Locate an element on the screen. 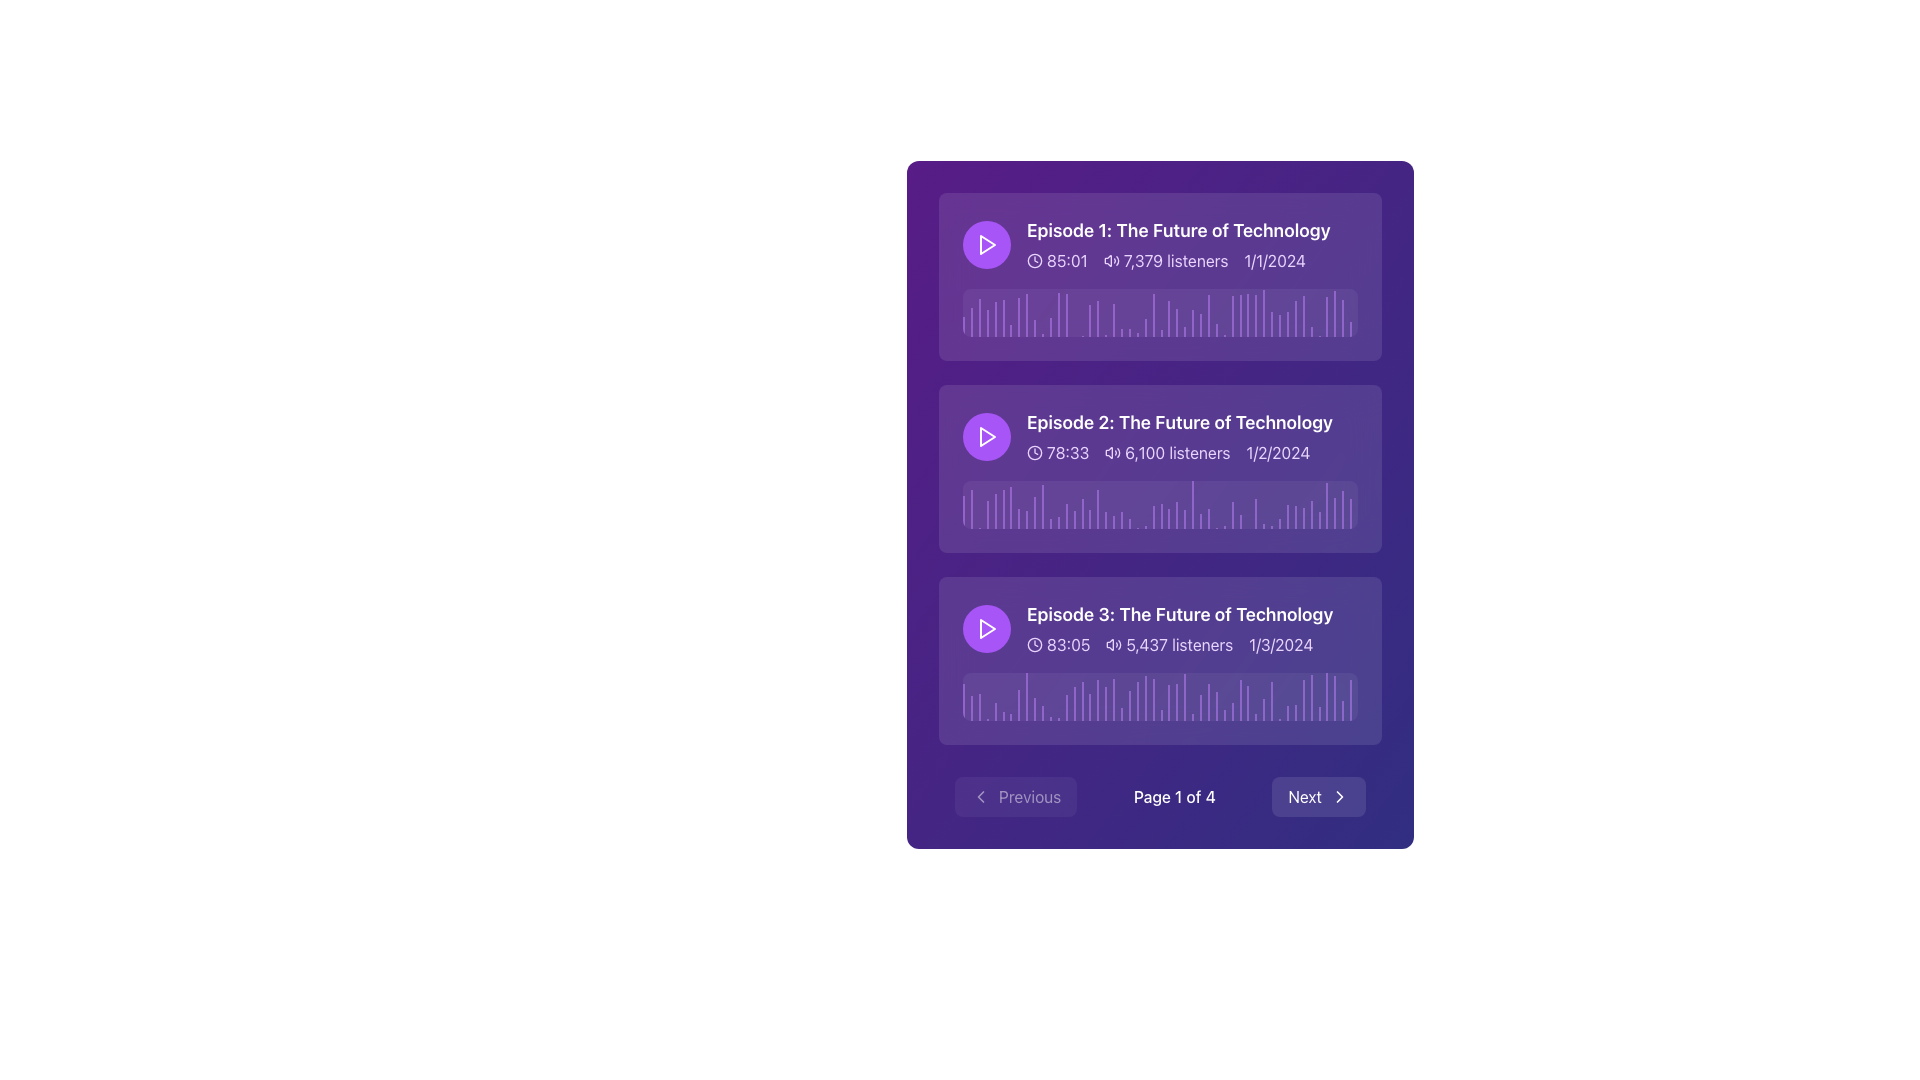 Image resolution: width=1920 pixels, height=1080 pixels. the Progress Indicator, a small vertical rectangle with a purple hue and slight transparency, marking a specific part of the waveform under 'Episode 1: The Future of Technology' is located at coordinates (1231, 315).